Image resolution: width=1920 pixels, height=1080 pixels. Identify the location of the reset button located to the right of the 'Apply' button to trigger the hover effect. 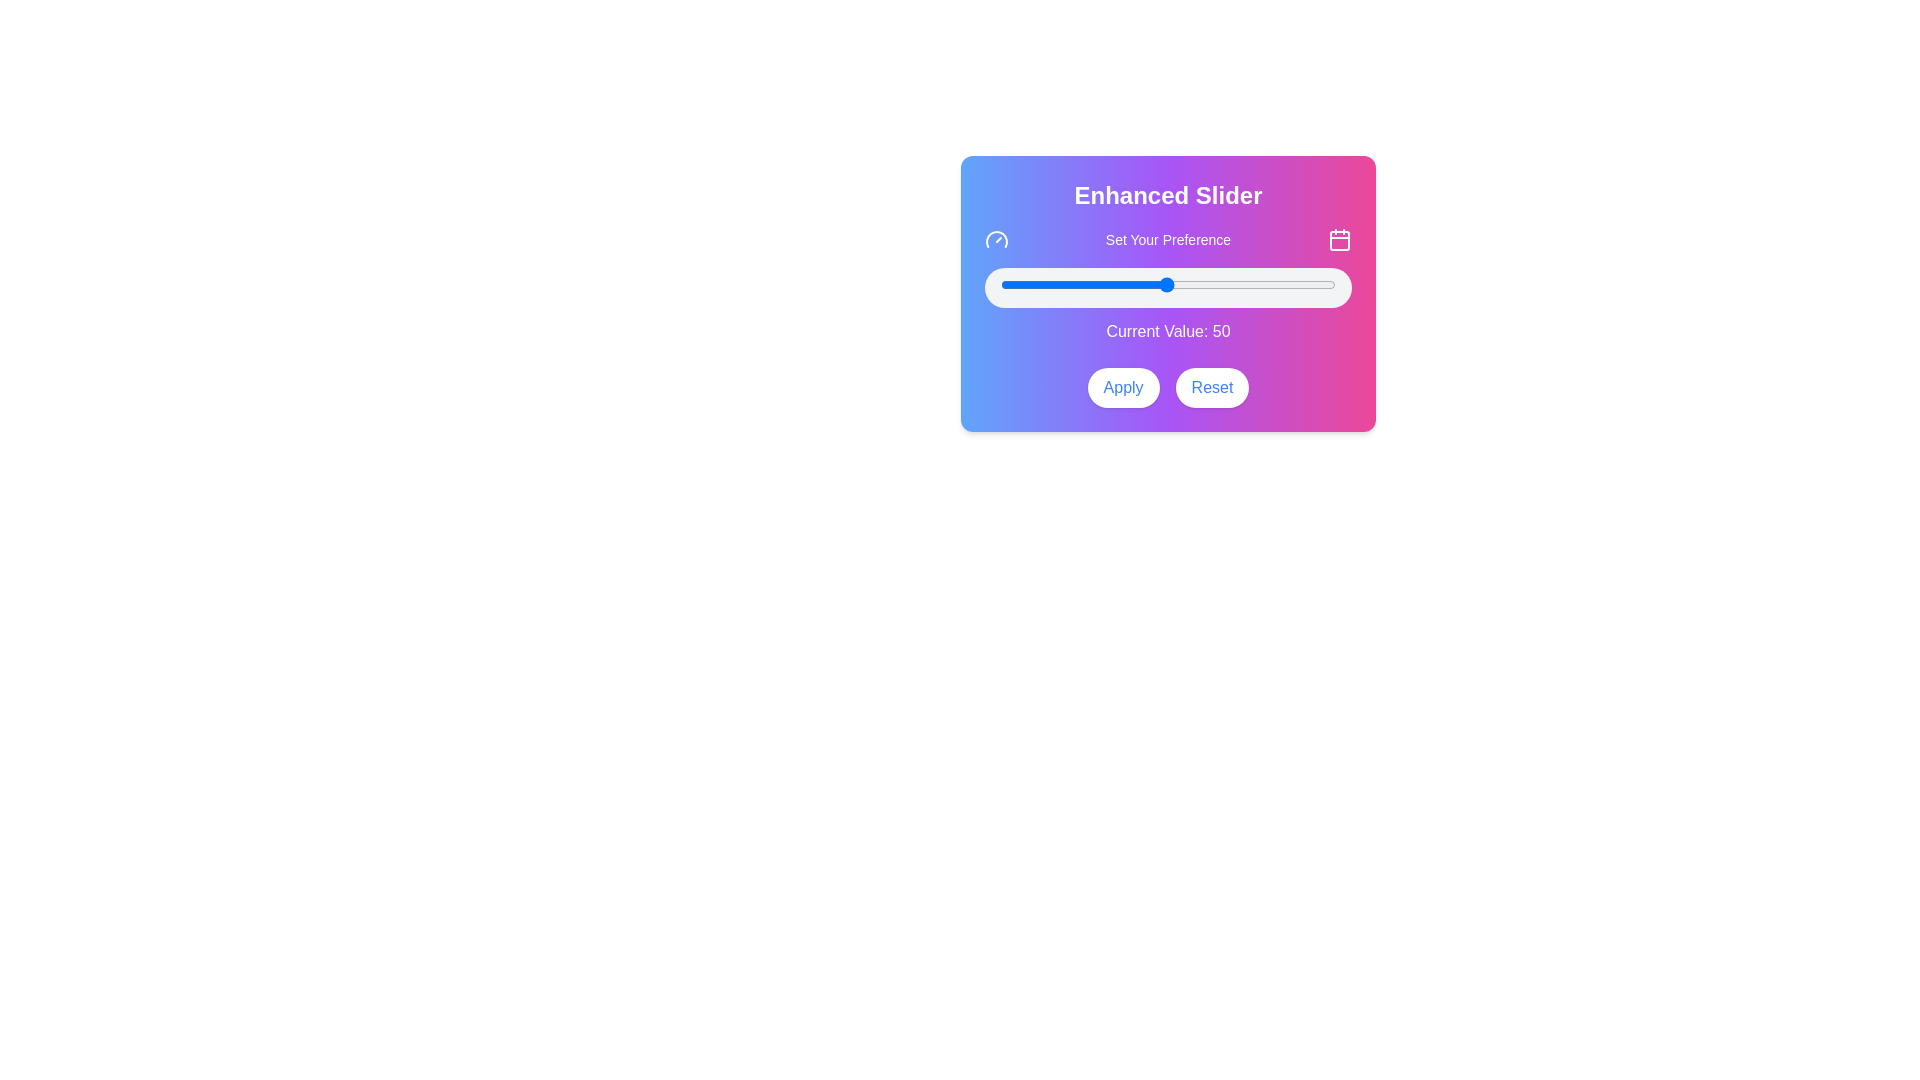
(1211, 388).